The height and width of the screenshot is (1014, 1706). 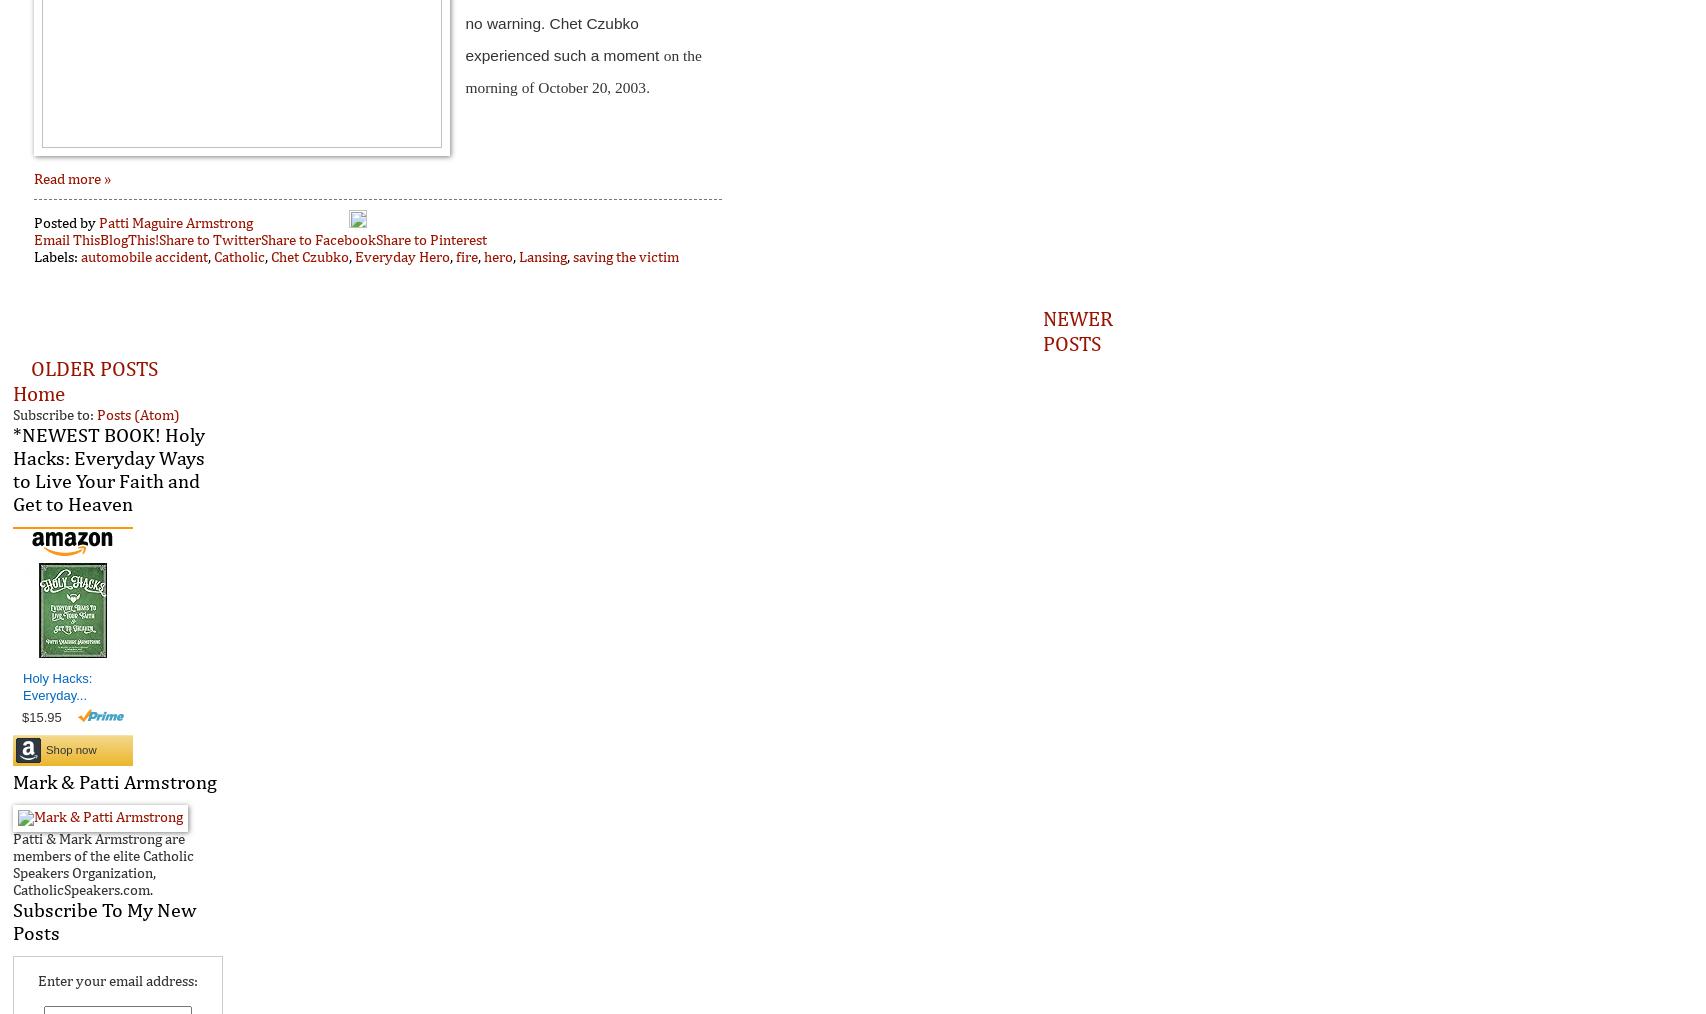 What do you see at coordinates (97, 414) in the screenshot?
I see `'Posts (Atom)'` at bounding box center [97, 414].